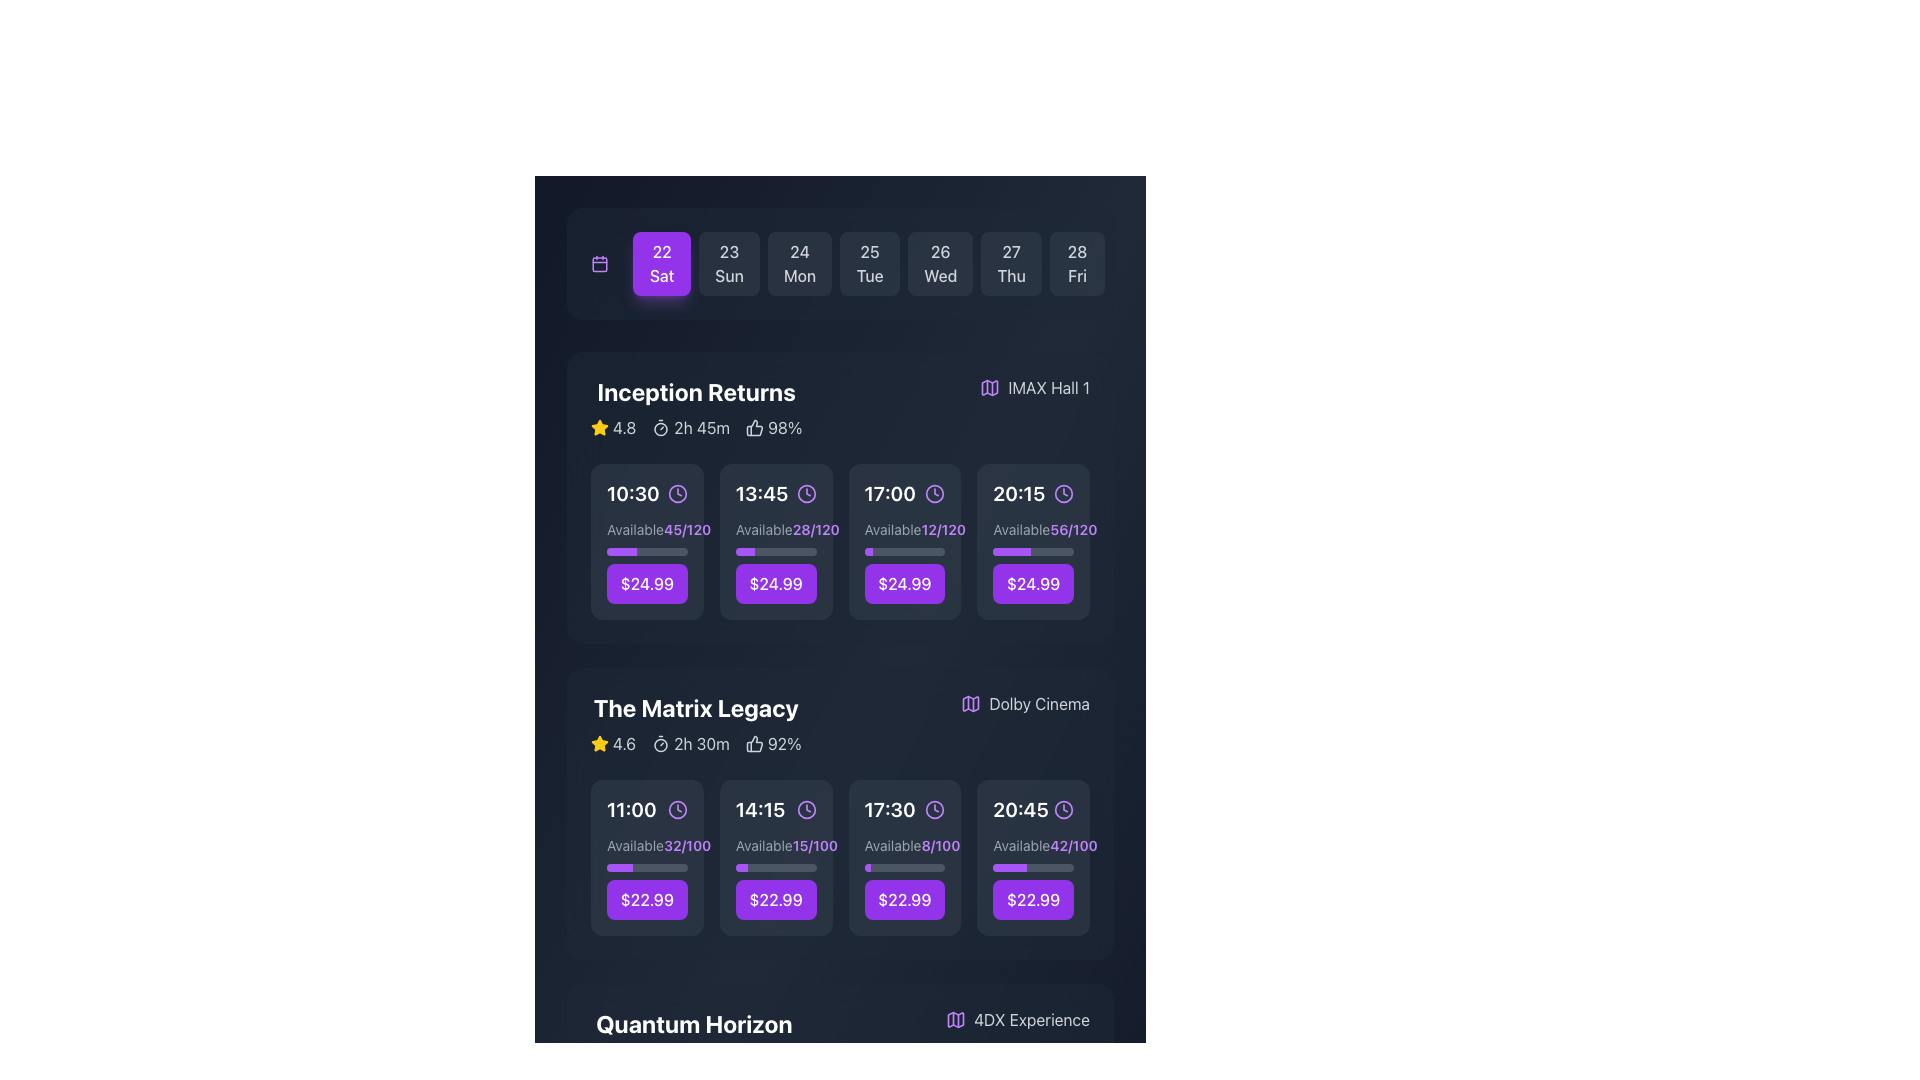 Image resolution: width=1920 pixels, height=1080 pixels. I want to click on displayed time '10:30' next to the purple clock icon in the first time block of the 'Inception Returns' movie schedule card, so click(647, 493).